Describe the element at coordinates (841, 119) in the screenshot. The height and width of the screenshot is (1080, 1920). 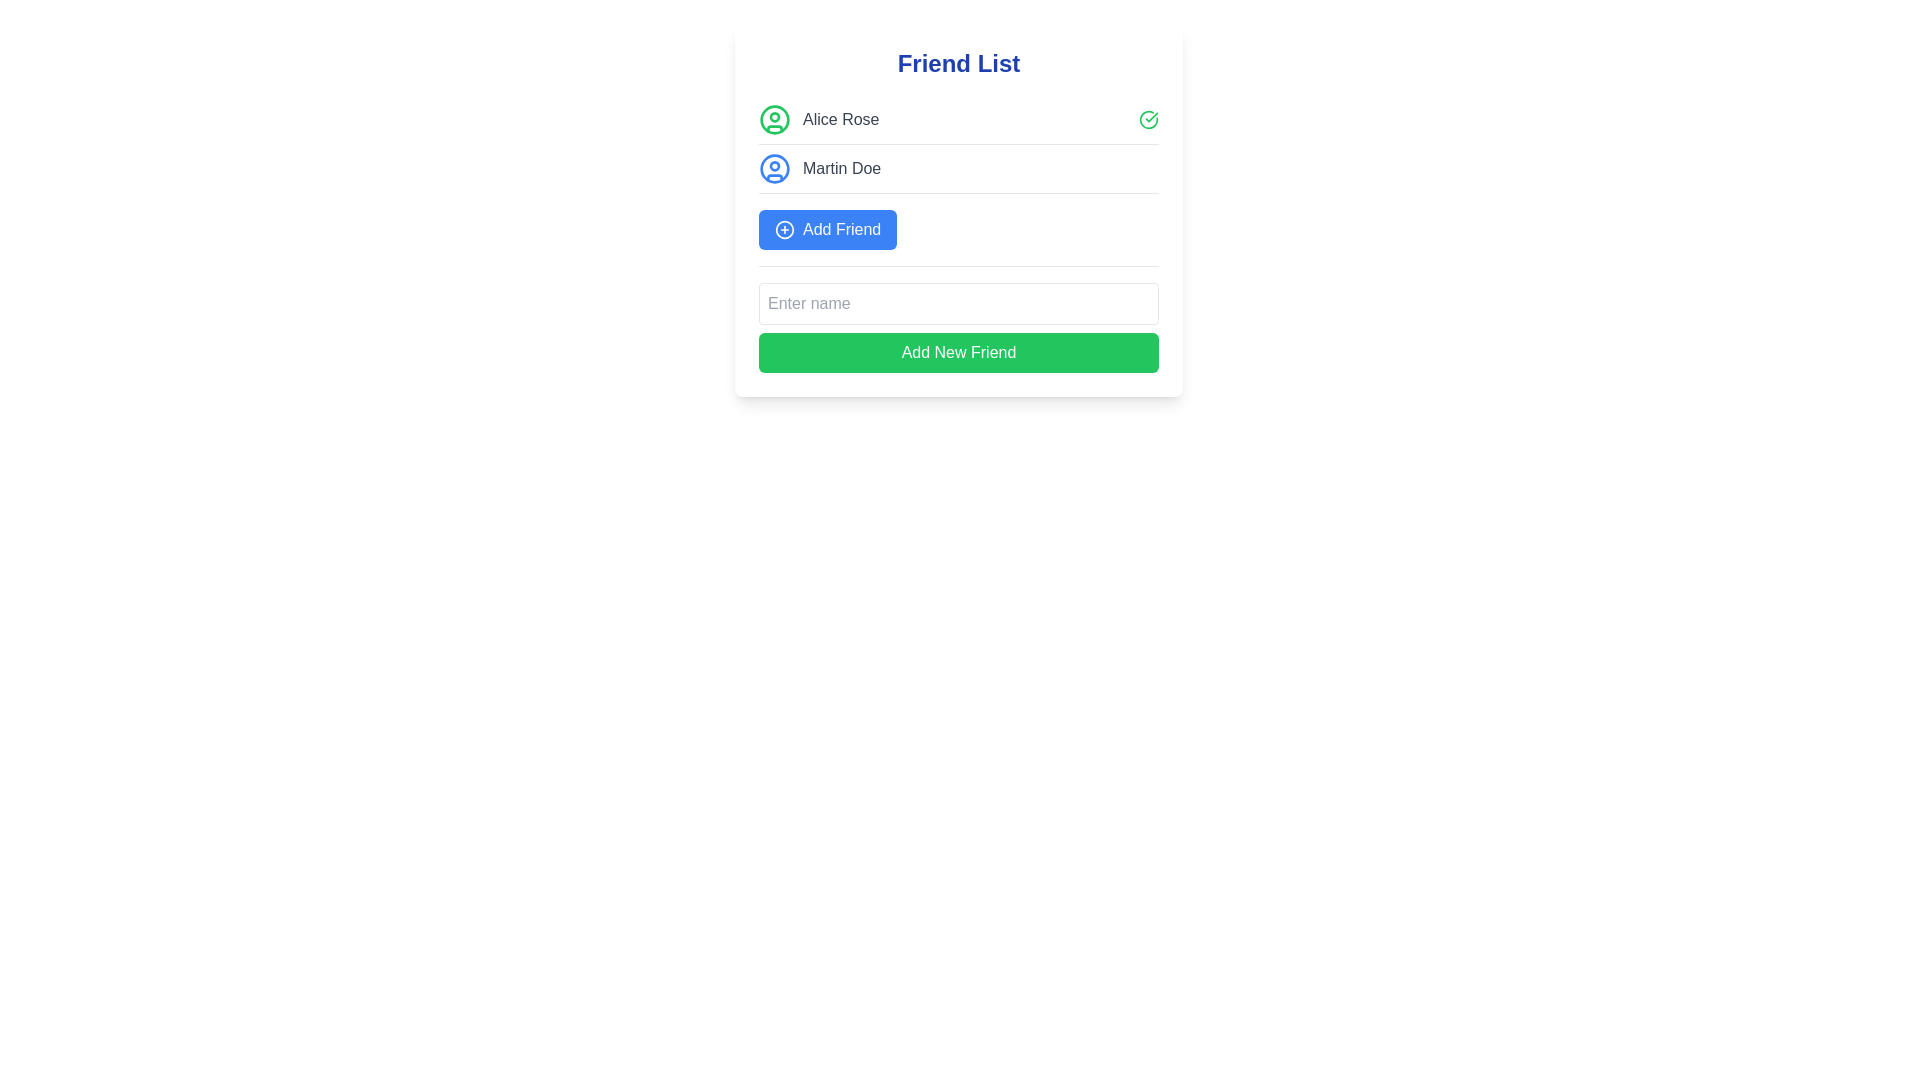
I see `the text label displaying 'Alice Rose' in gray color, which is positioned in the center-left of the friend list interface` at that location.